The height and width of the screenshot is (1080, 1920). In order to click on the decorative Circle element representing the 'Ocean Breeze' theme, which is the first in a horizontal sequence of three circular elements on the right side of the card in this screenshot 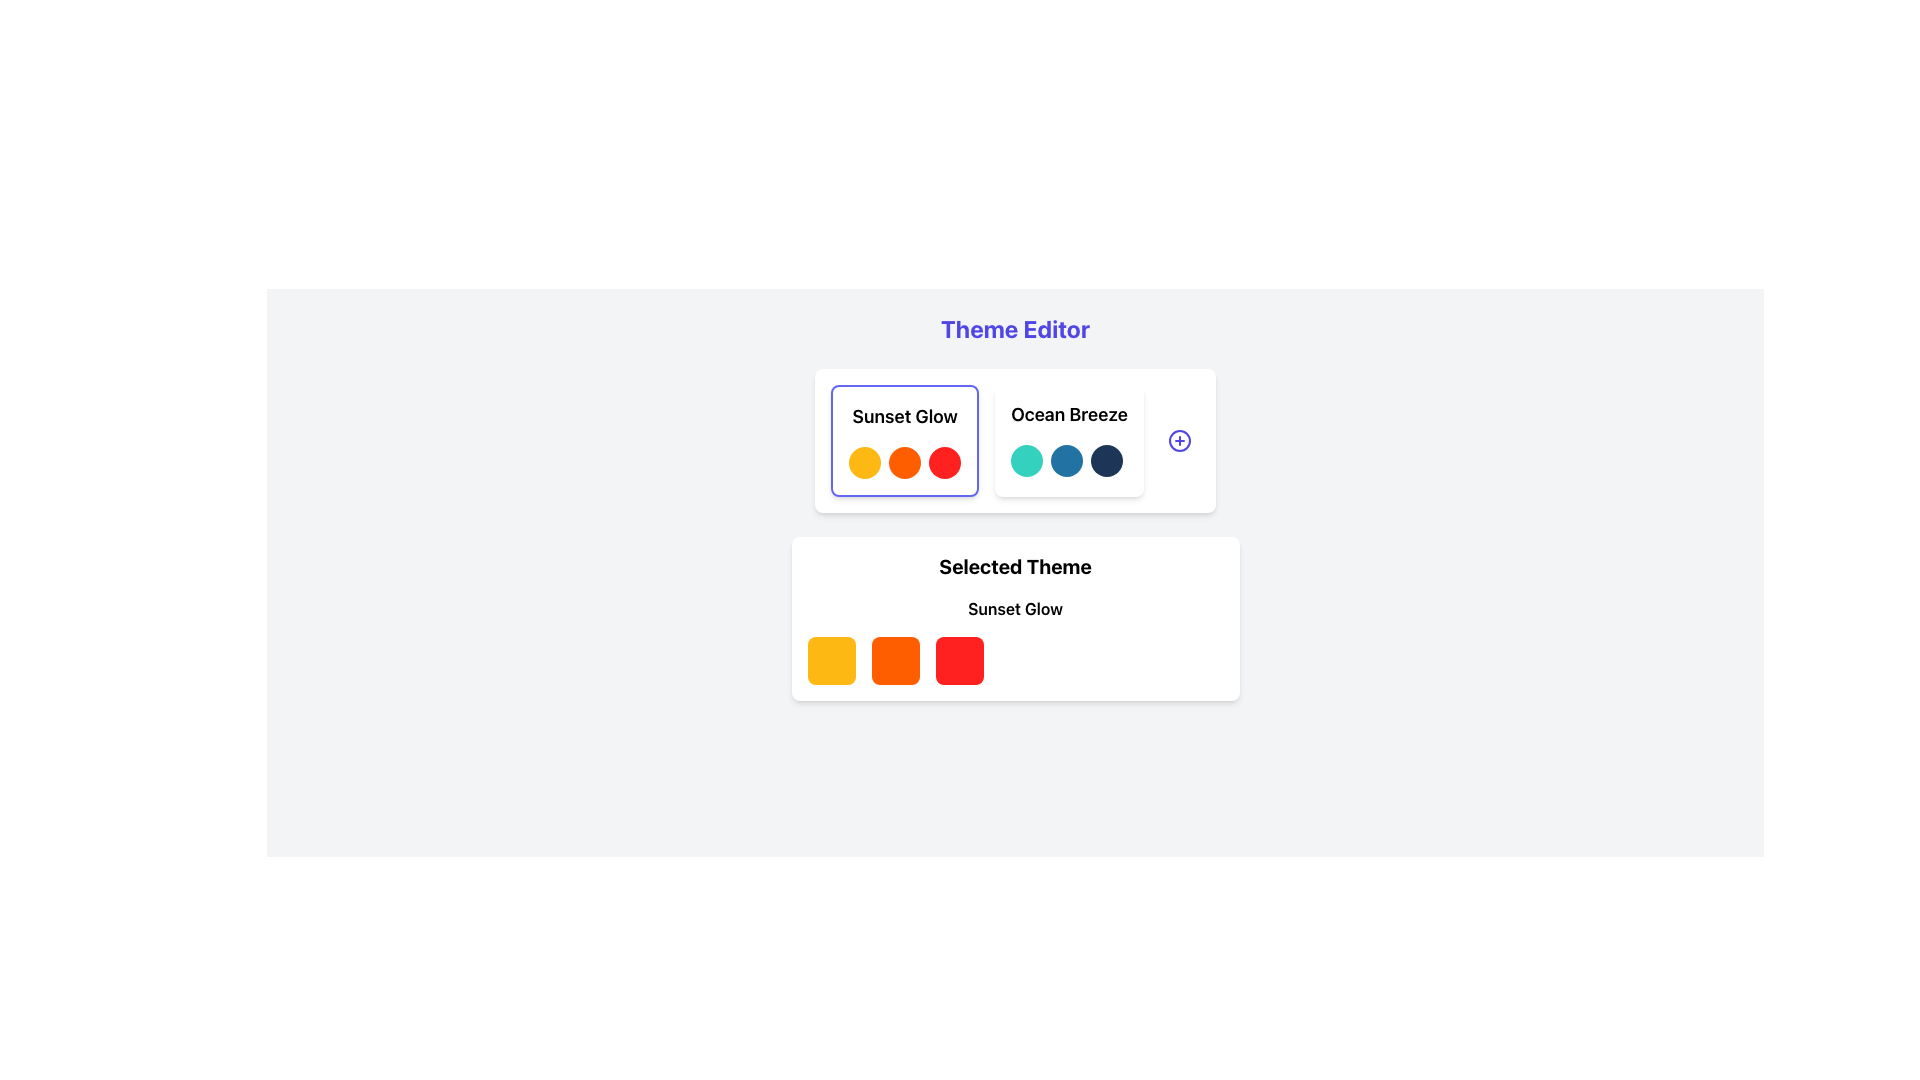, I will do `click(1027, 461)`.